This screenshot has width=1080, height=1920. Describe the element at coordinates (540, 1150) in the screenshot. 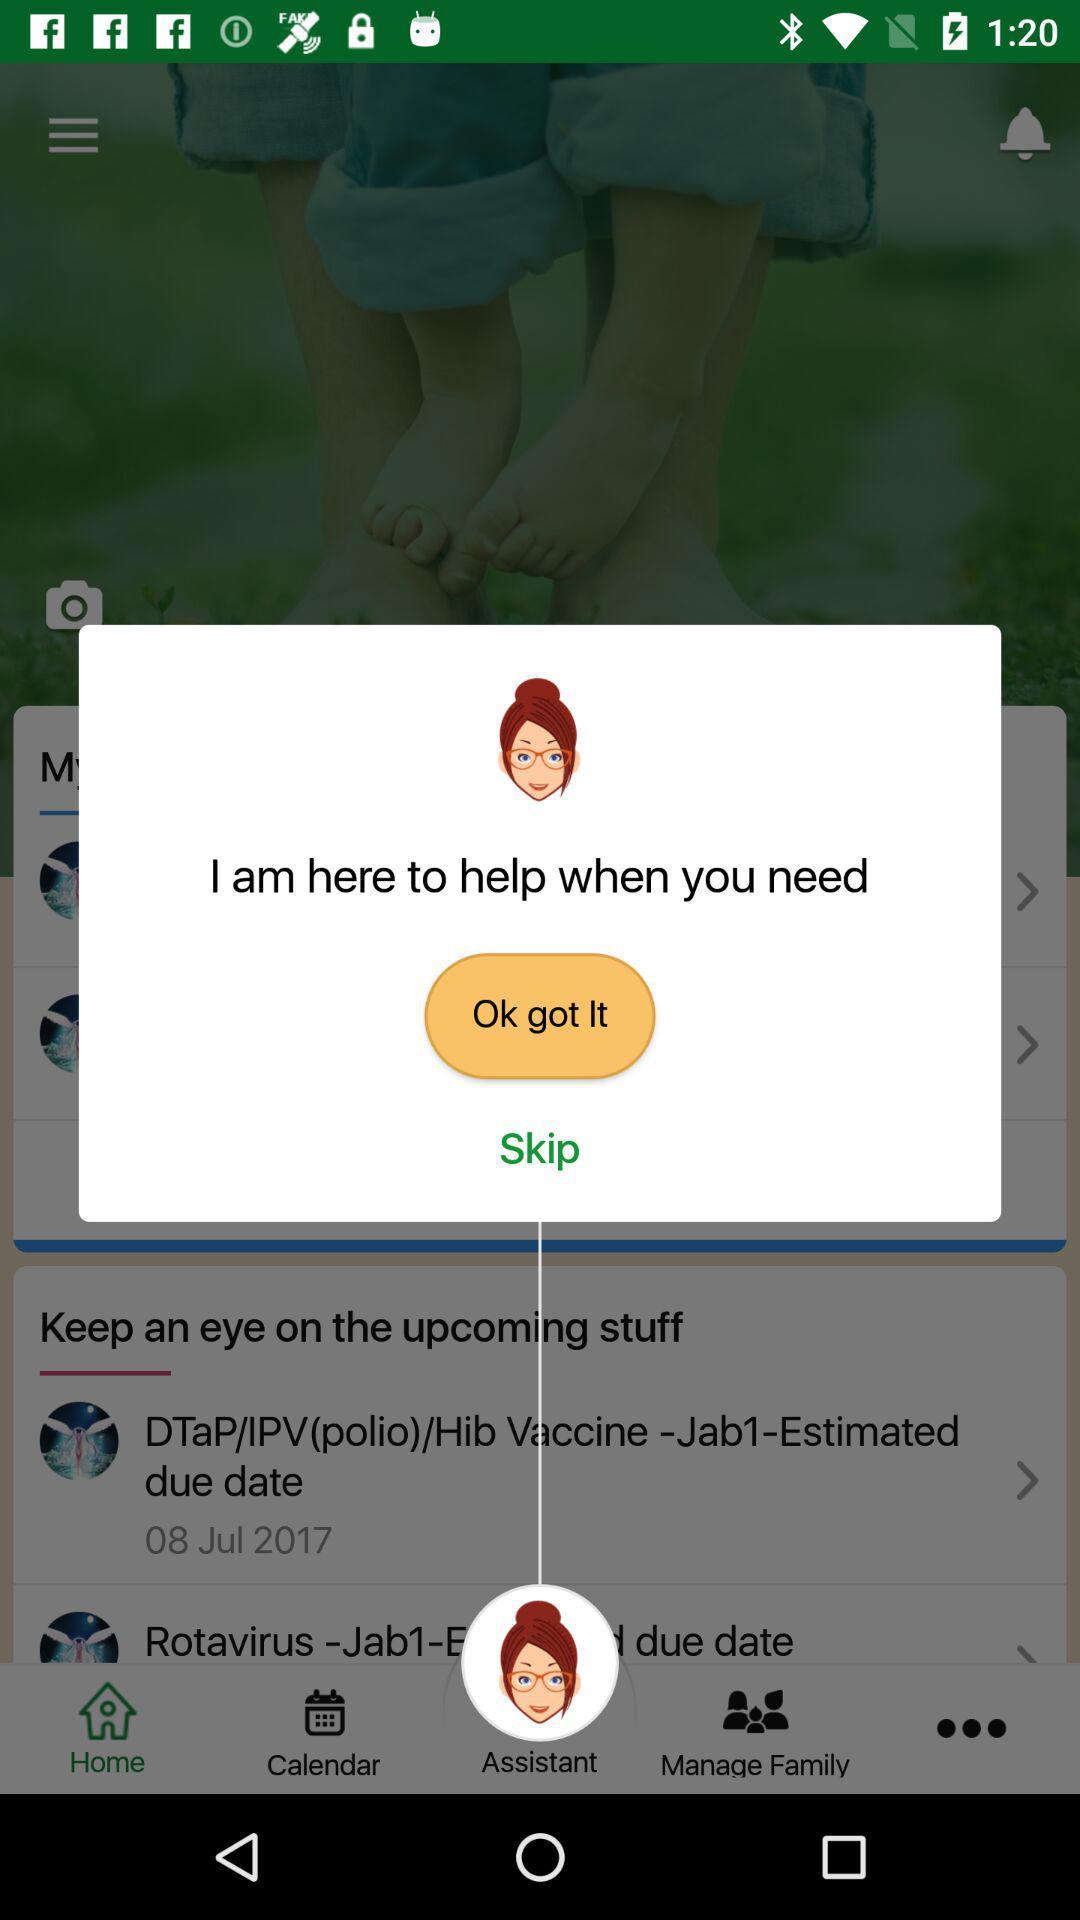

I see `icon below the ok got it icon` at that location.